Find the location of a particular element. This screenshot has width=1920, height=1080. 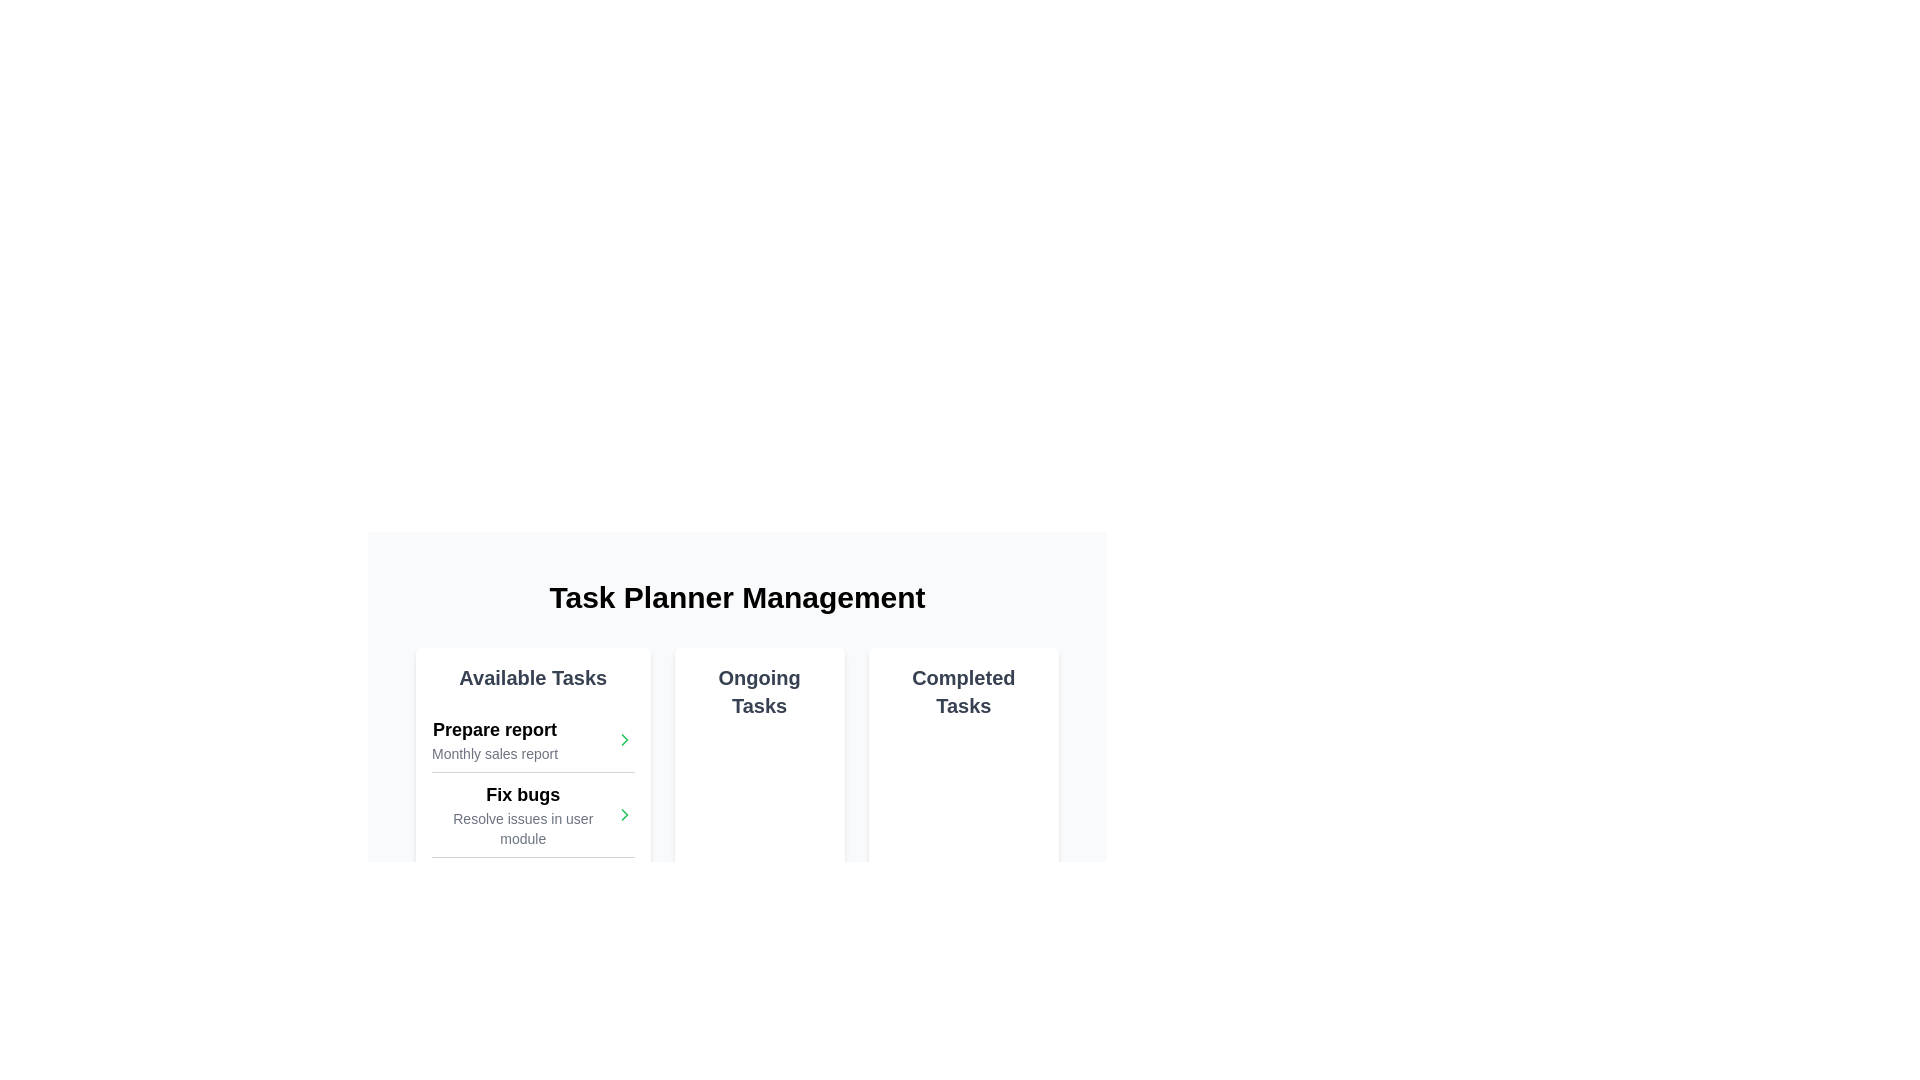

the right-pointing green arrow icon button located in the 'Prepare report' card component to initiate navigation or action is located at coordinates (623, 740).